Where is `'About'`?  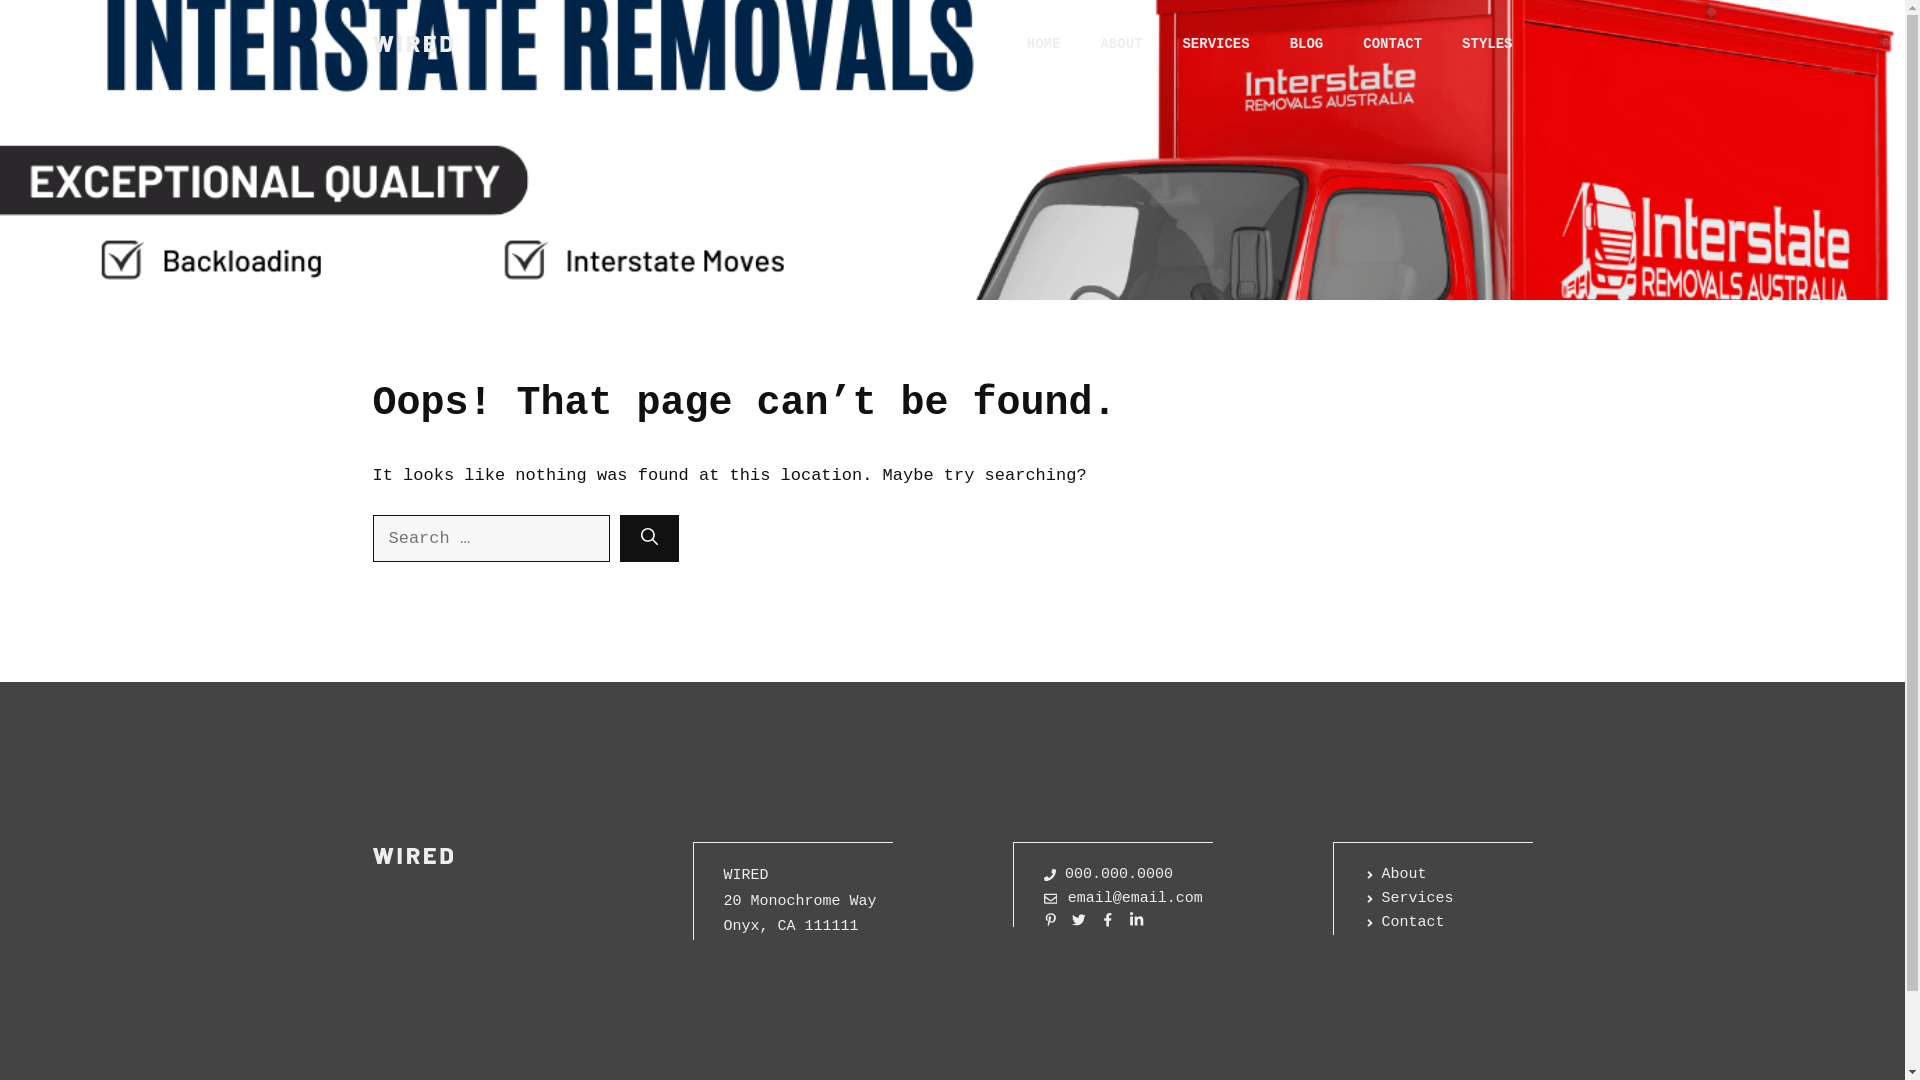 'About' is located at coordinates (1394, 874).